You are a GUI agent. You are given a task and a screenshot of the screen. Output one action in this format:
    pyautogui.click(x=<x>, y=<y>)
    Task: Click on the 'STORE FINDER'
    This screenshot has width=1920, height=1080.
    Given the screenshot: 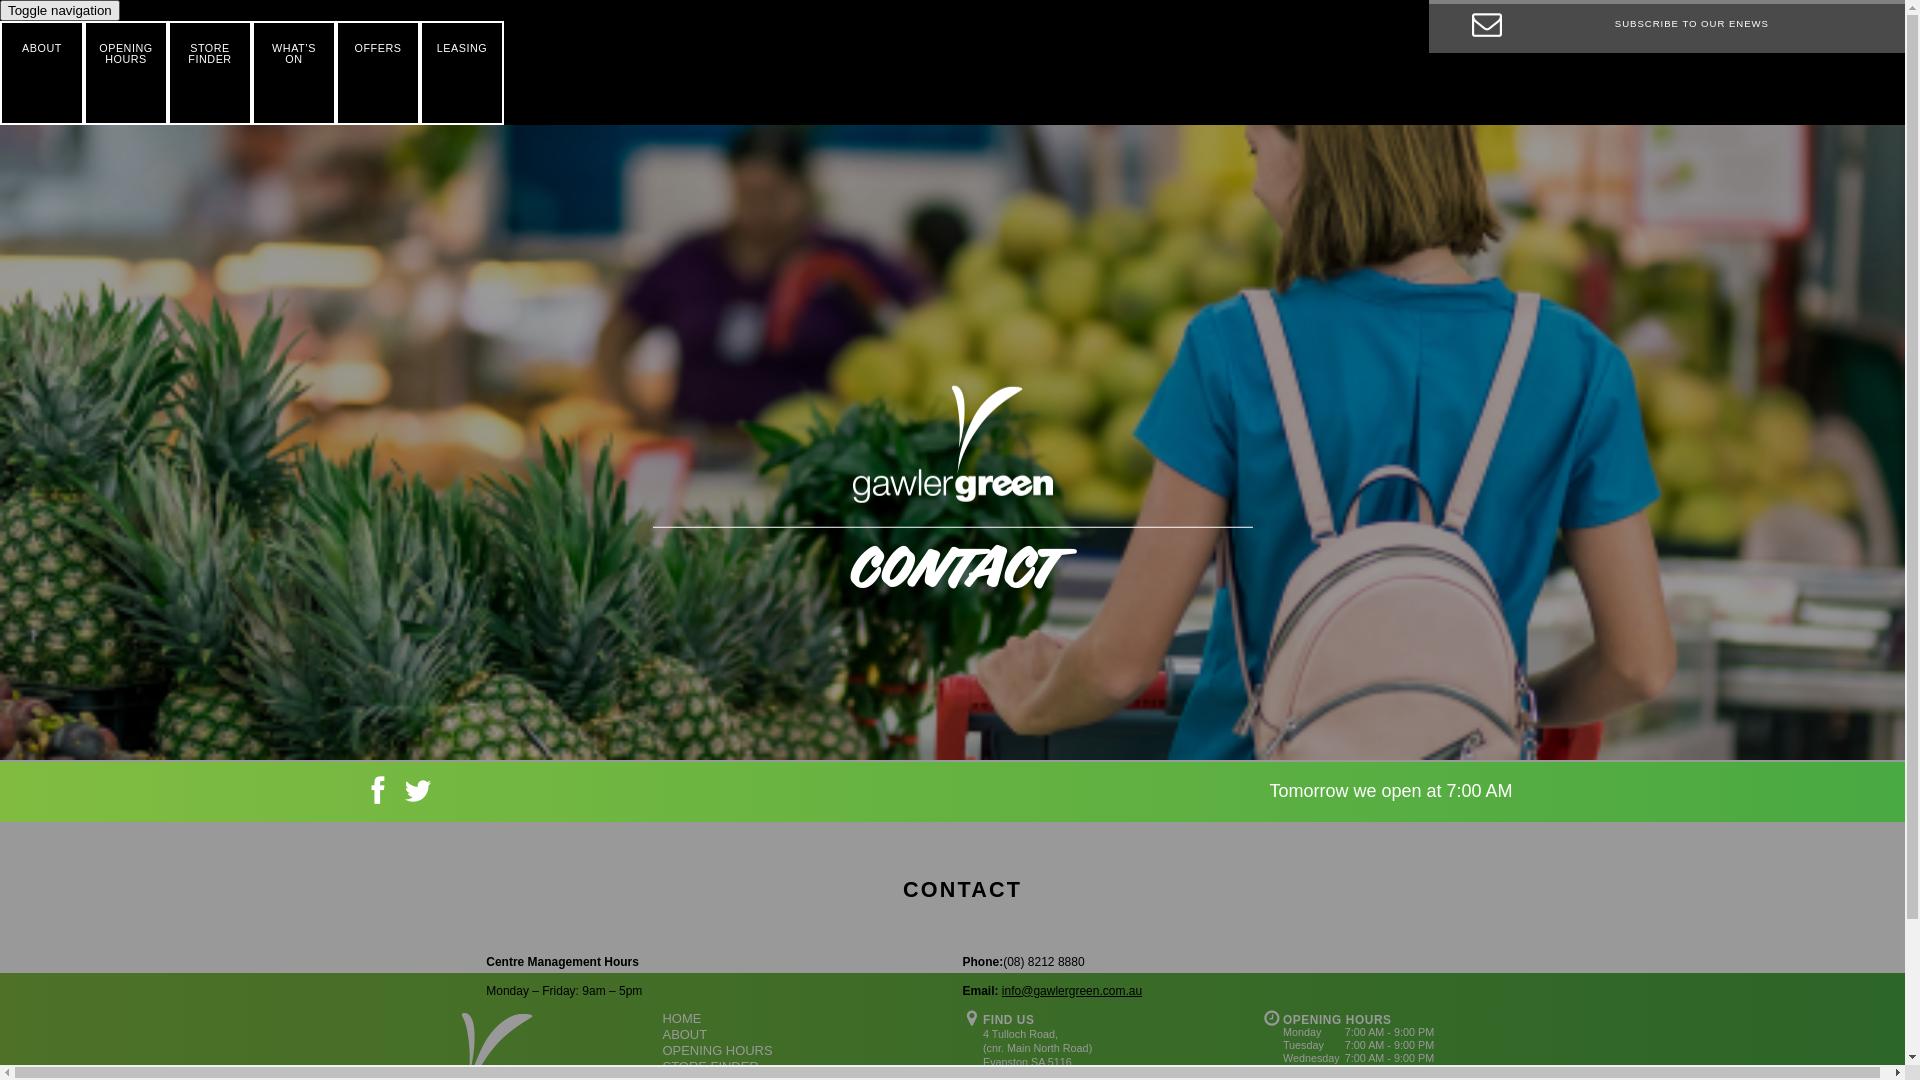 What is the action you would take?
    pyautogui.click(x=210, y=72)
    